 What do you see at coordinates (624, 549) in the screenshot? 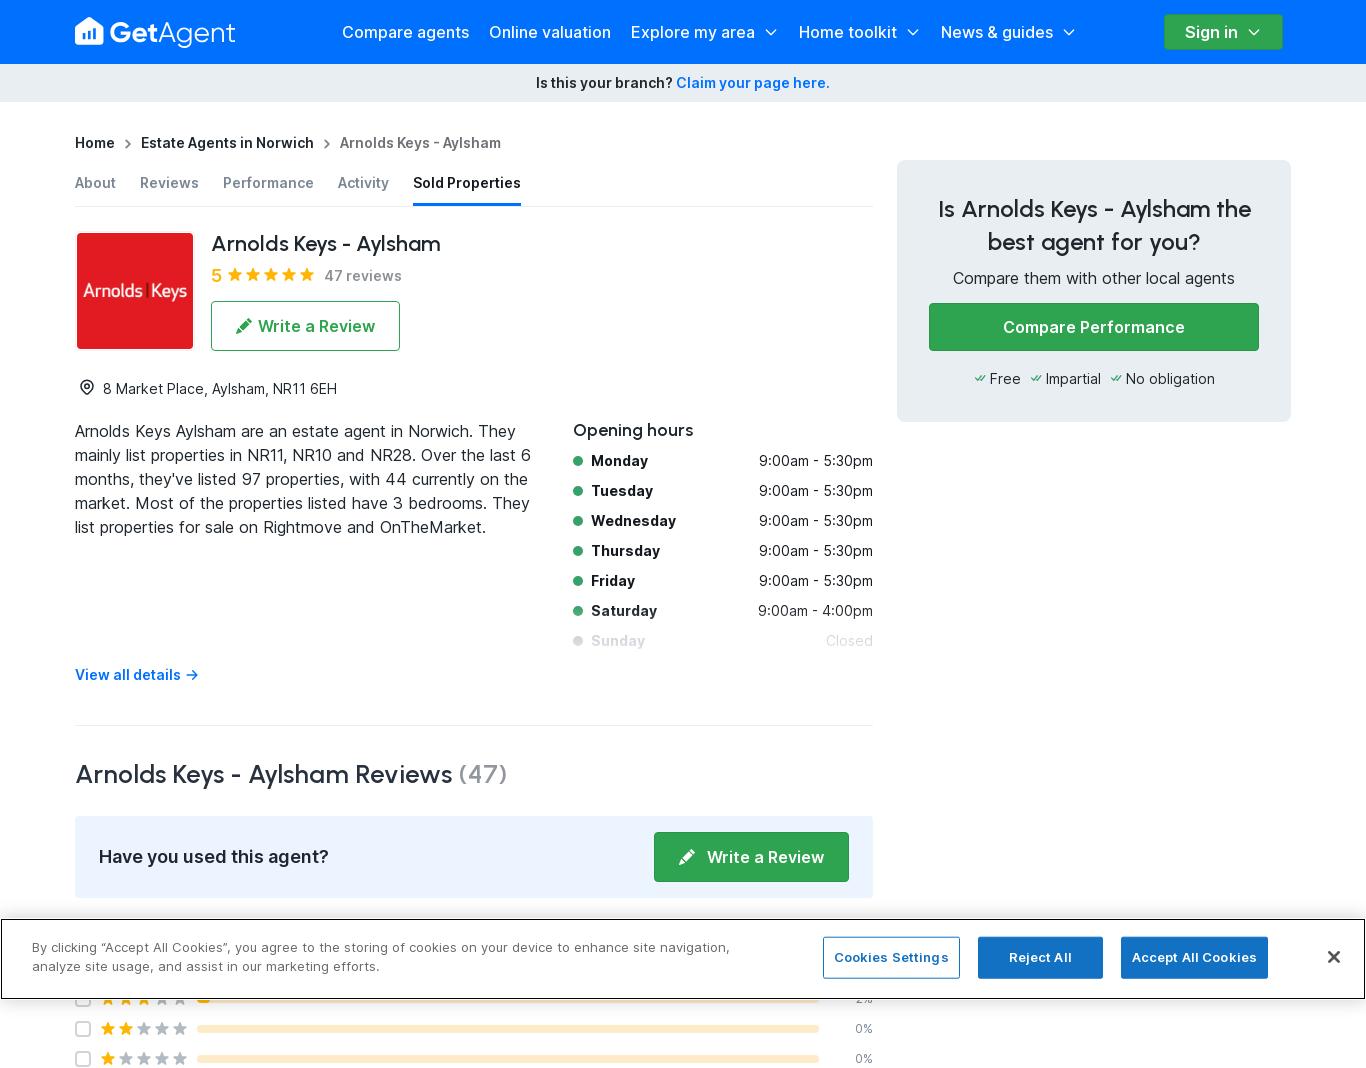
I see `'Thursday'` at bounding box center [624, 549].